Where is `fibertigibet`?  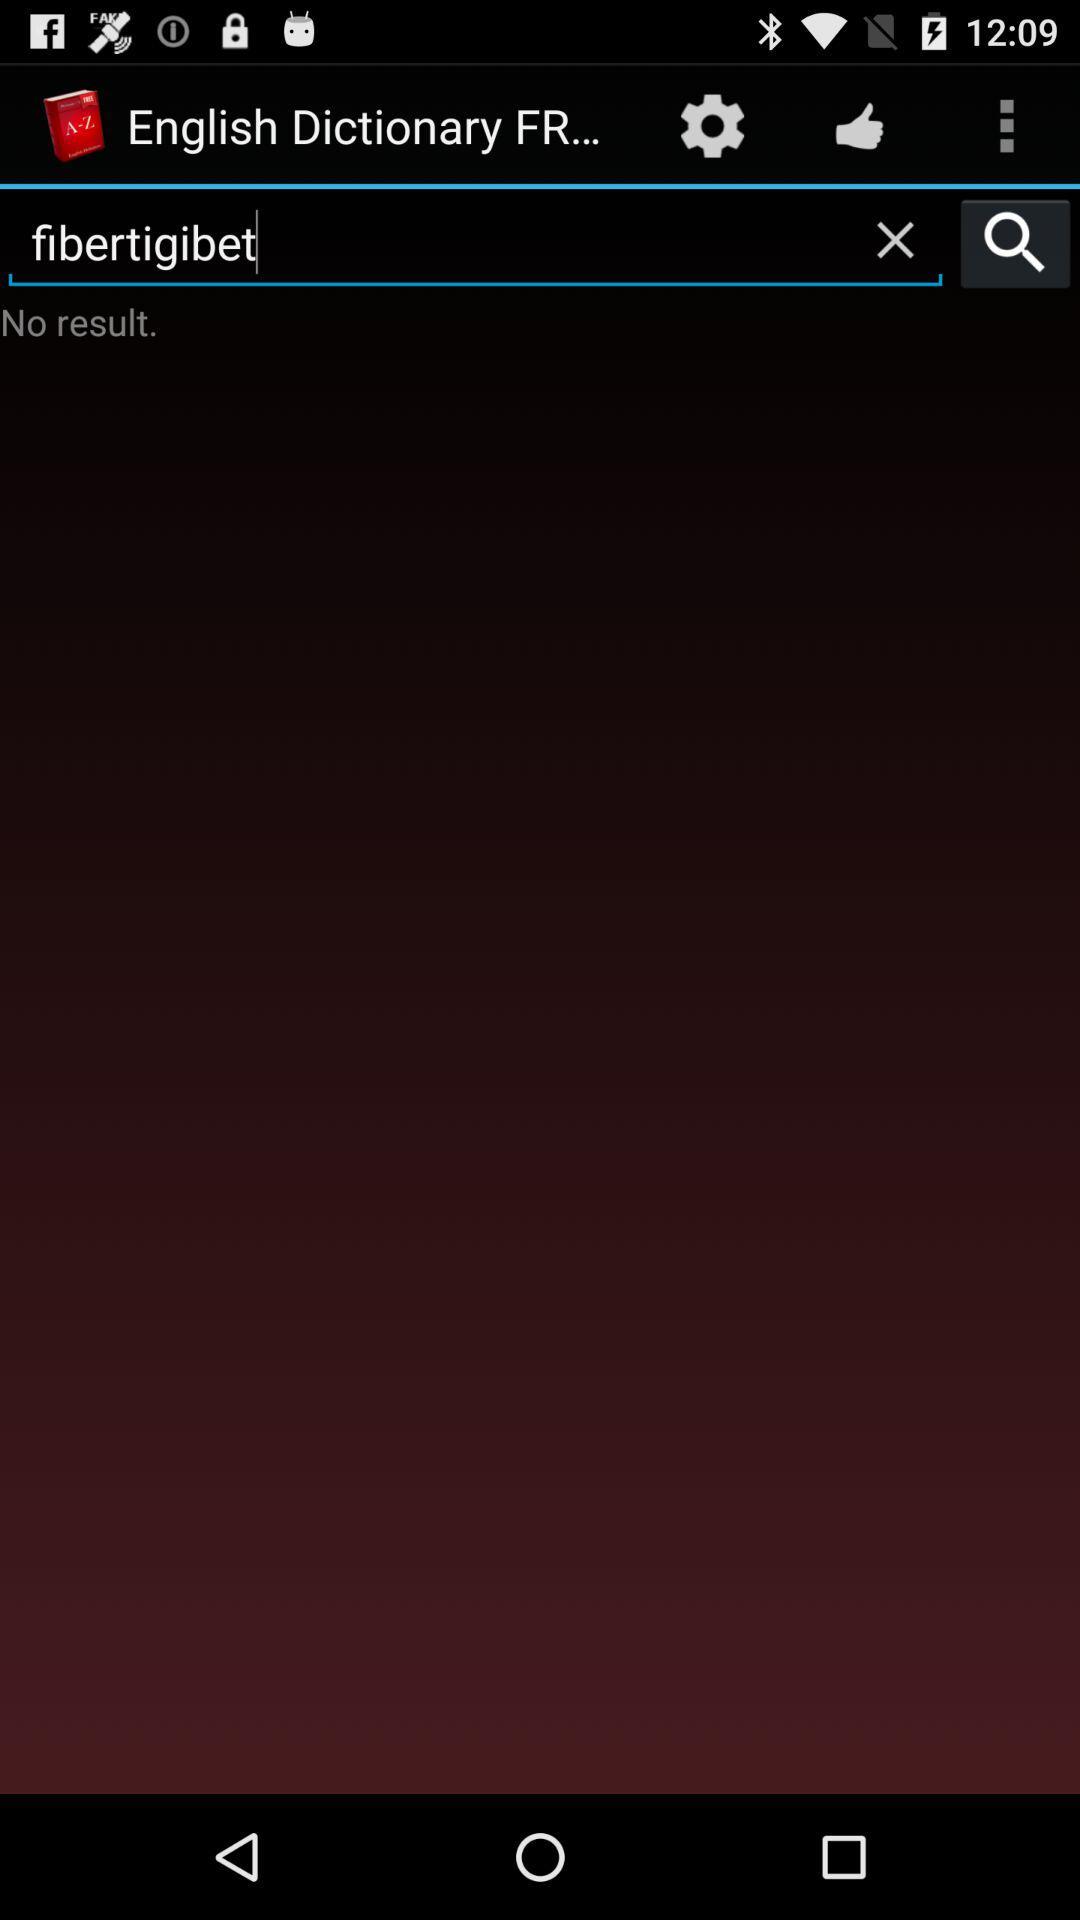
fibertigibet is located at coordinates (475, 242).